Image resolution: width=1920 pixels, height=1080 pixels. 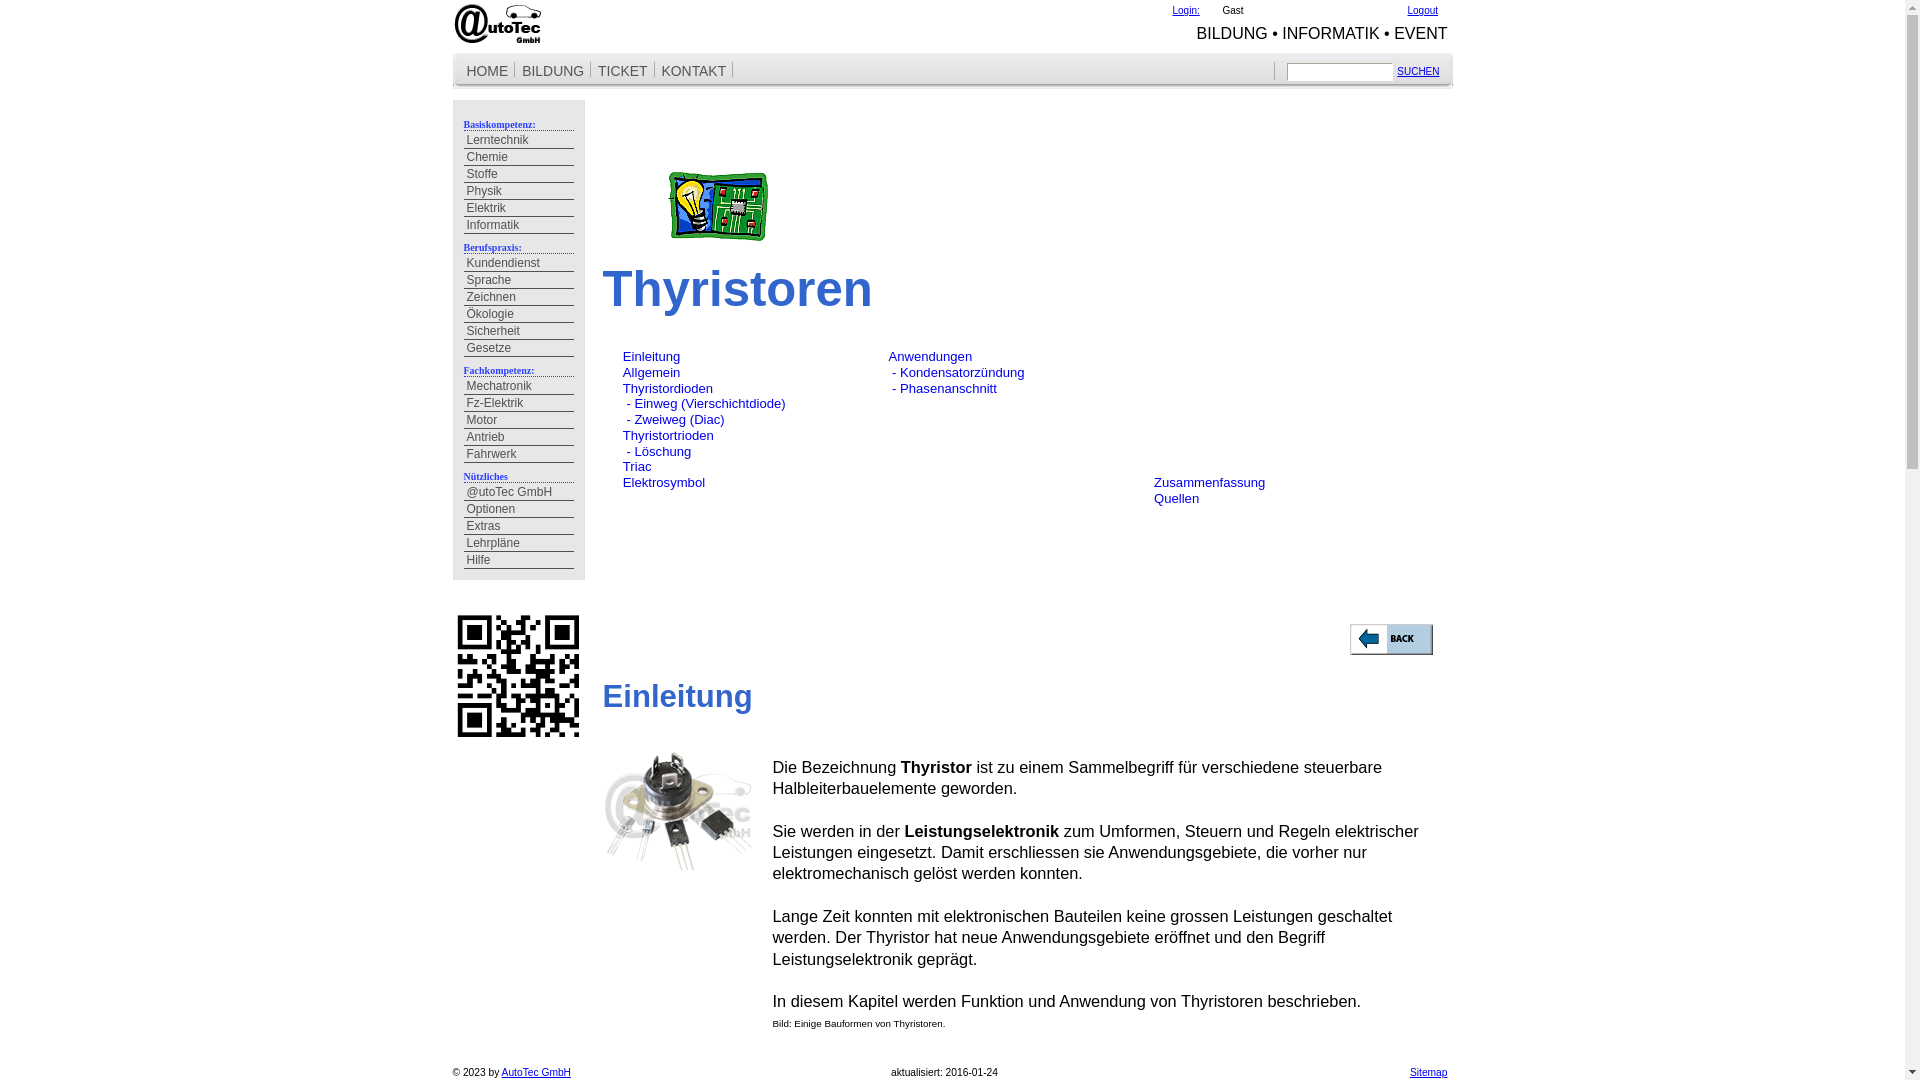 What do you see at coordinates (1428, 1071) in the screenshot?
I see `'Sitemap'` at bounding box center [1428, 1071].